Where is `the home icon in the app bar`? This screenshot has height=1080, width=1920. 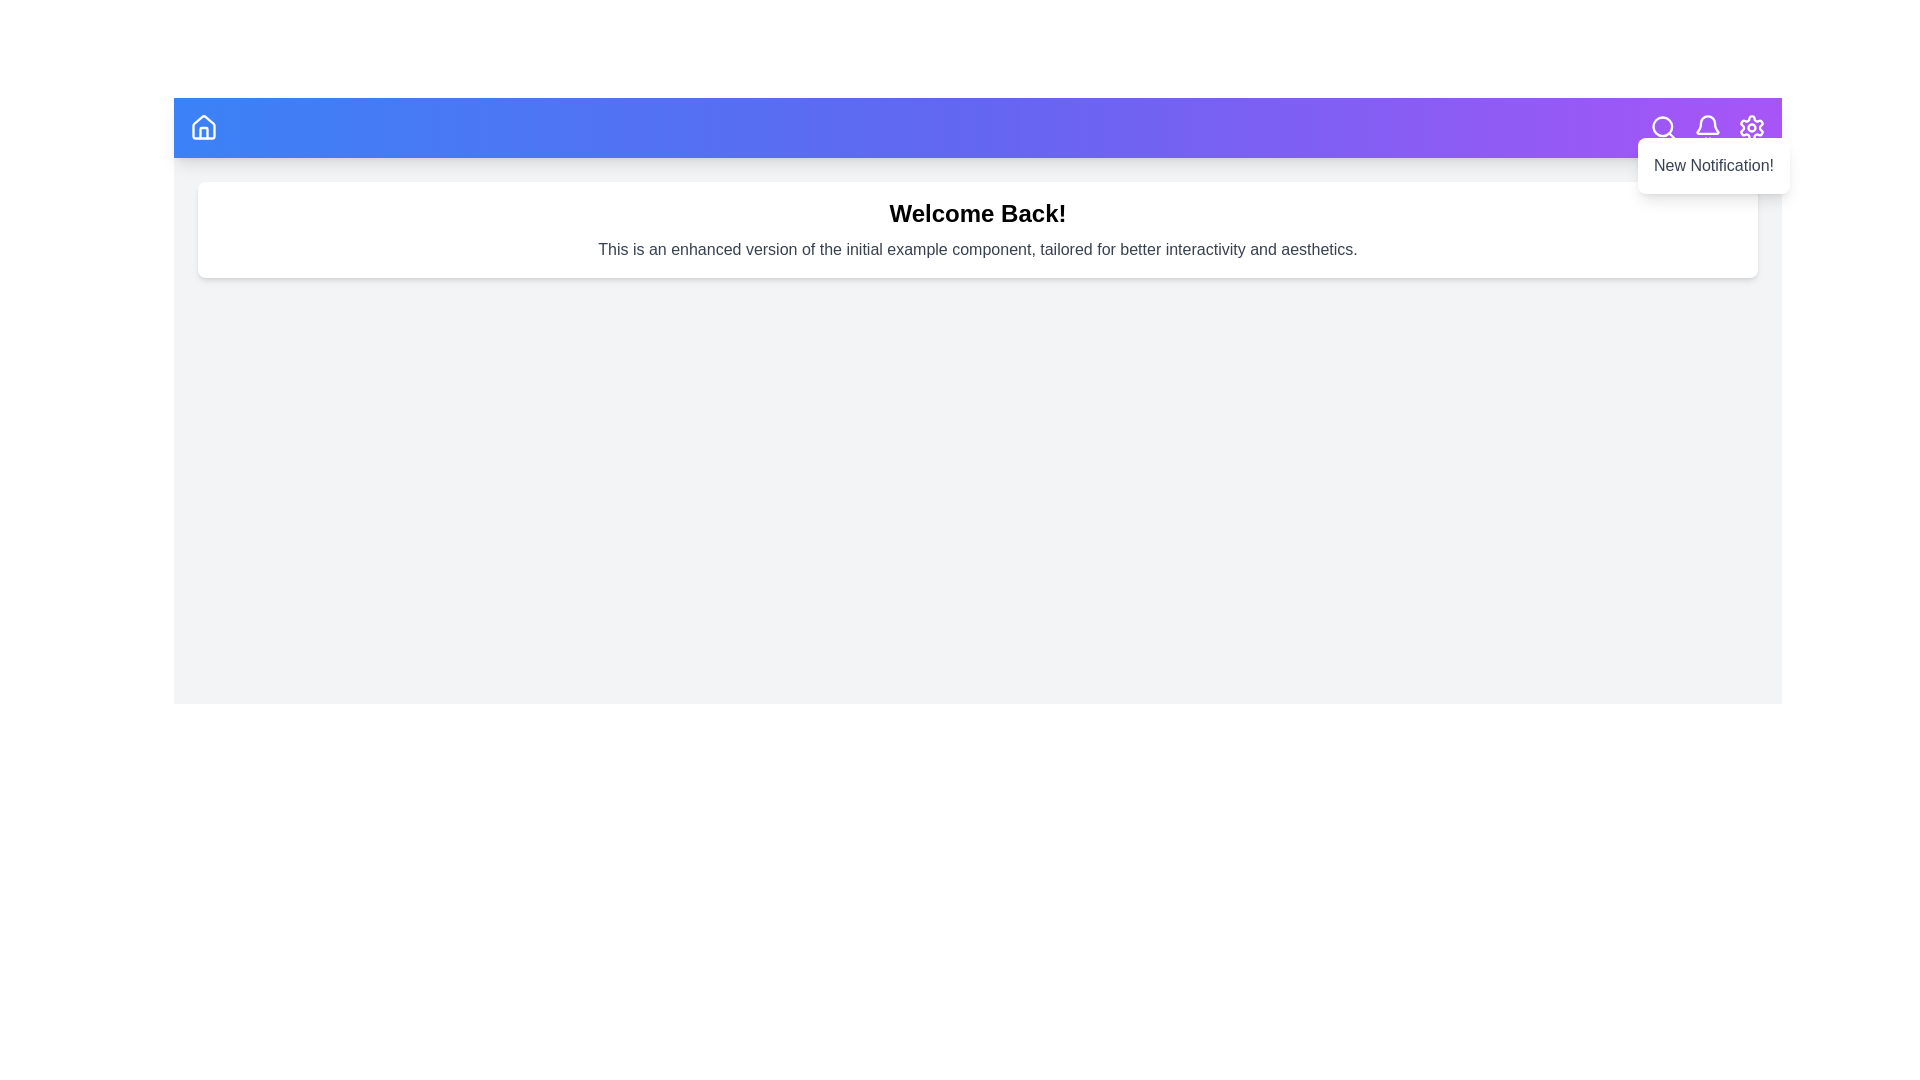 the home icon in the app bar is located at coordinates (203, 127).